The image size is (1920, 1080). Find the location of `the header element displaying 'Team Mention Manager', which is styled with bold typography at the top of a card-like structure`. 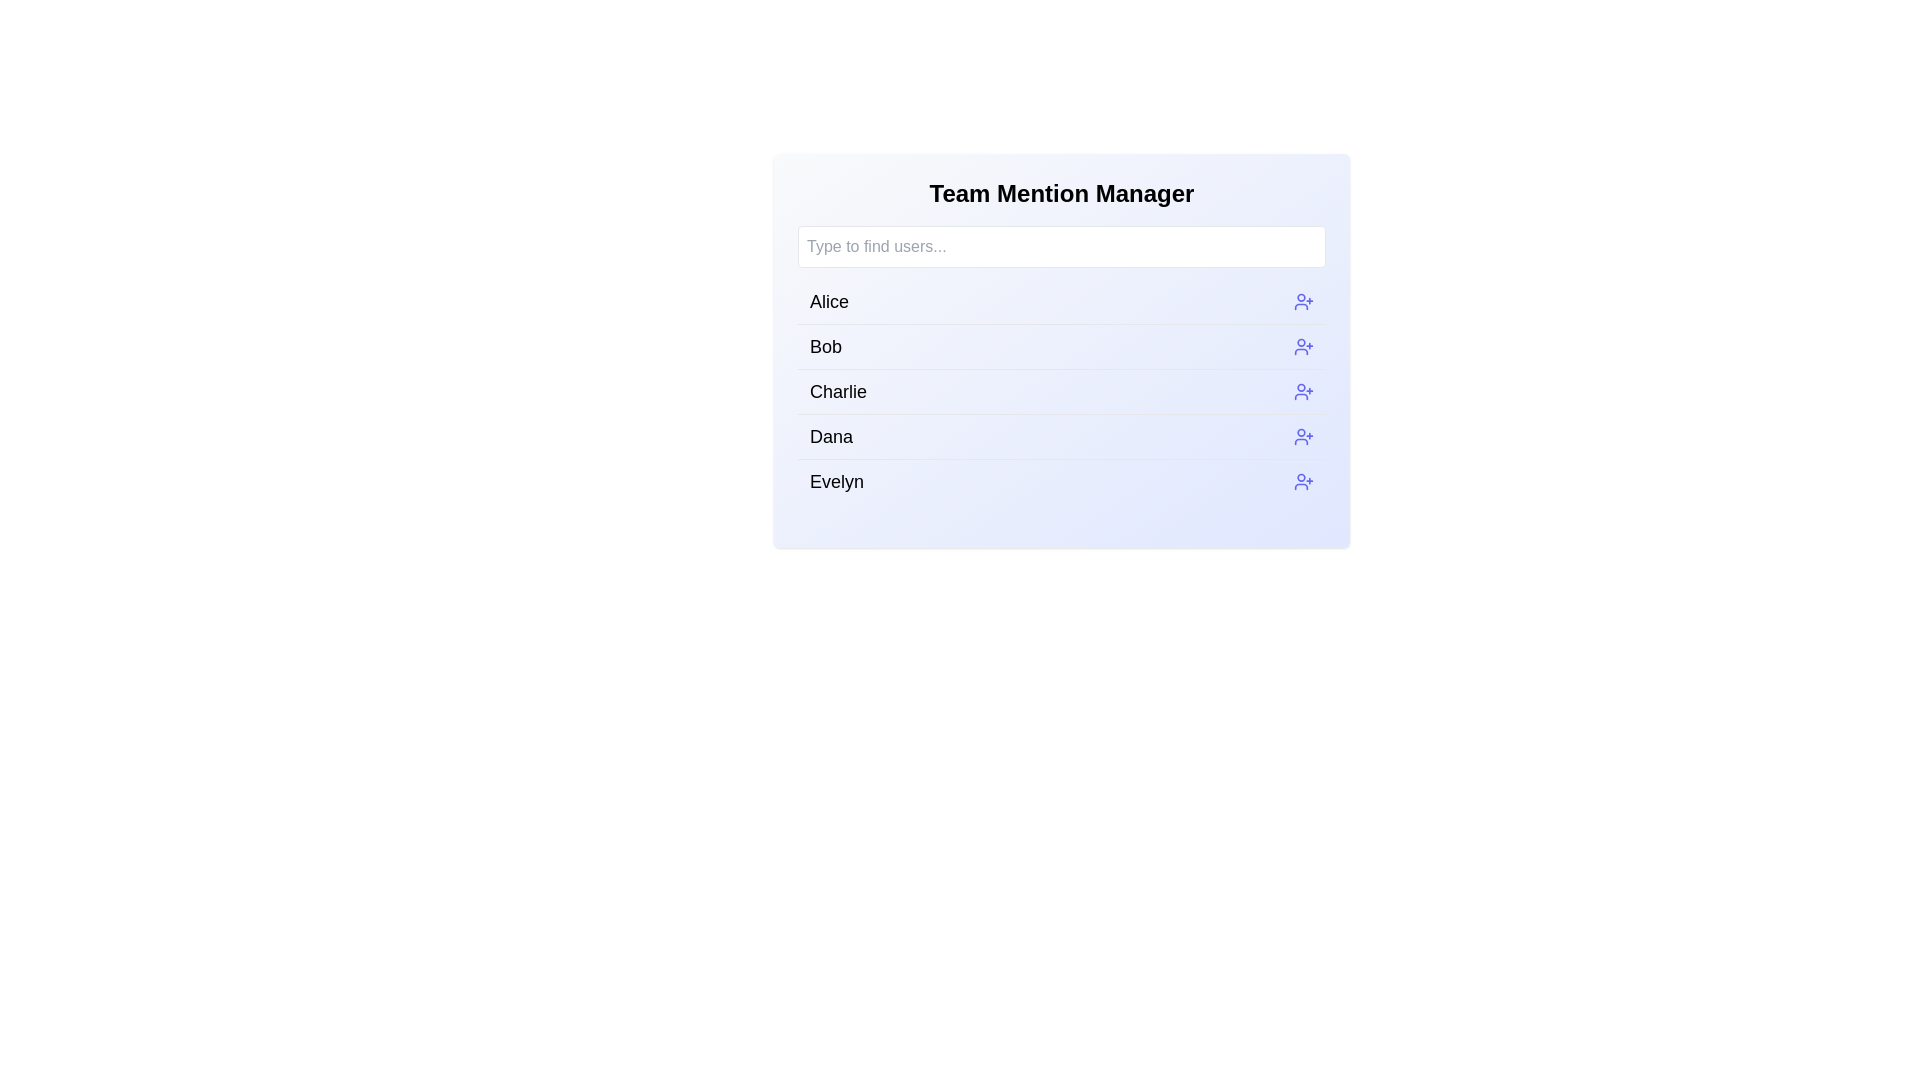

the header element displaying 'Team Mention Manager', which is styled with bold typography at the top of a card-like structure is located at coordinates (1060, 193).